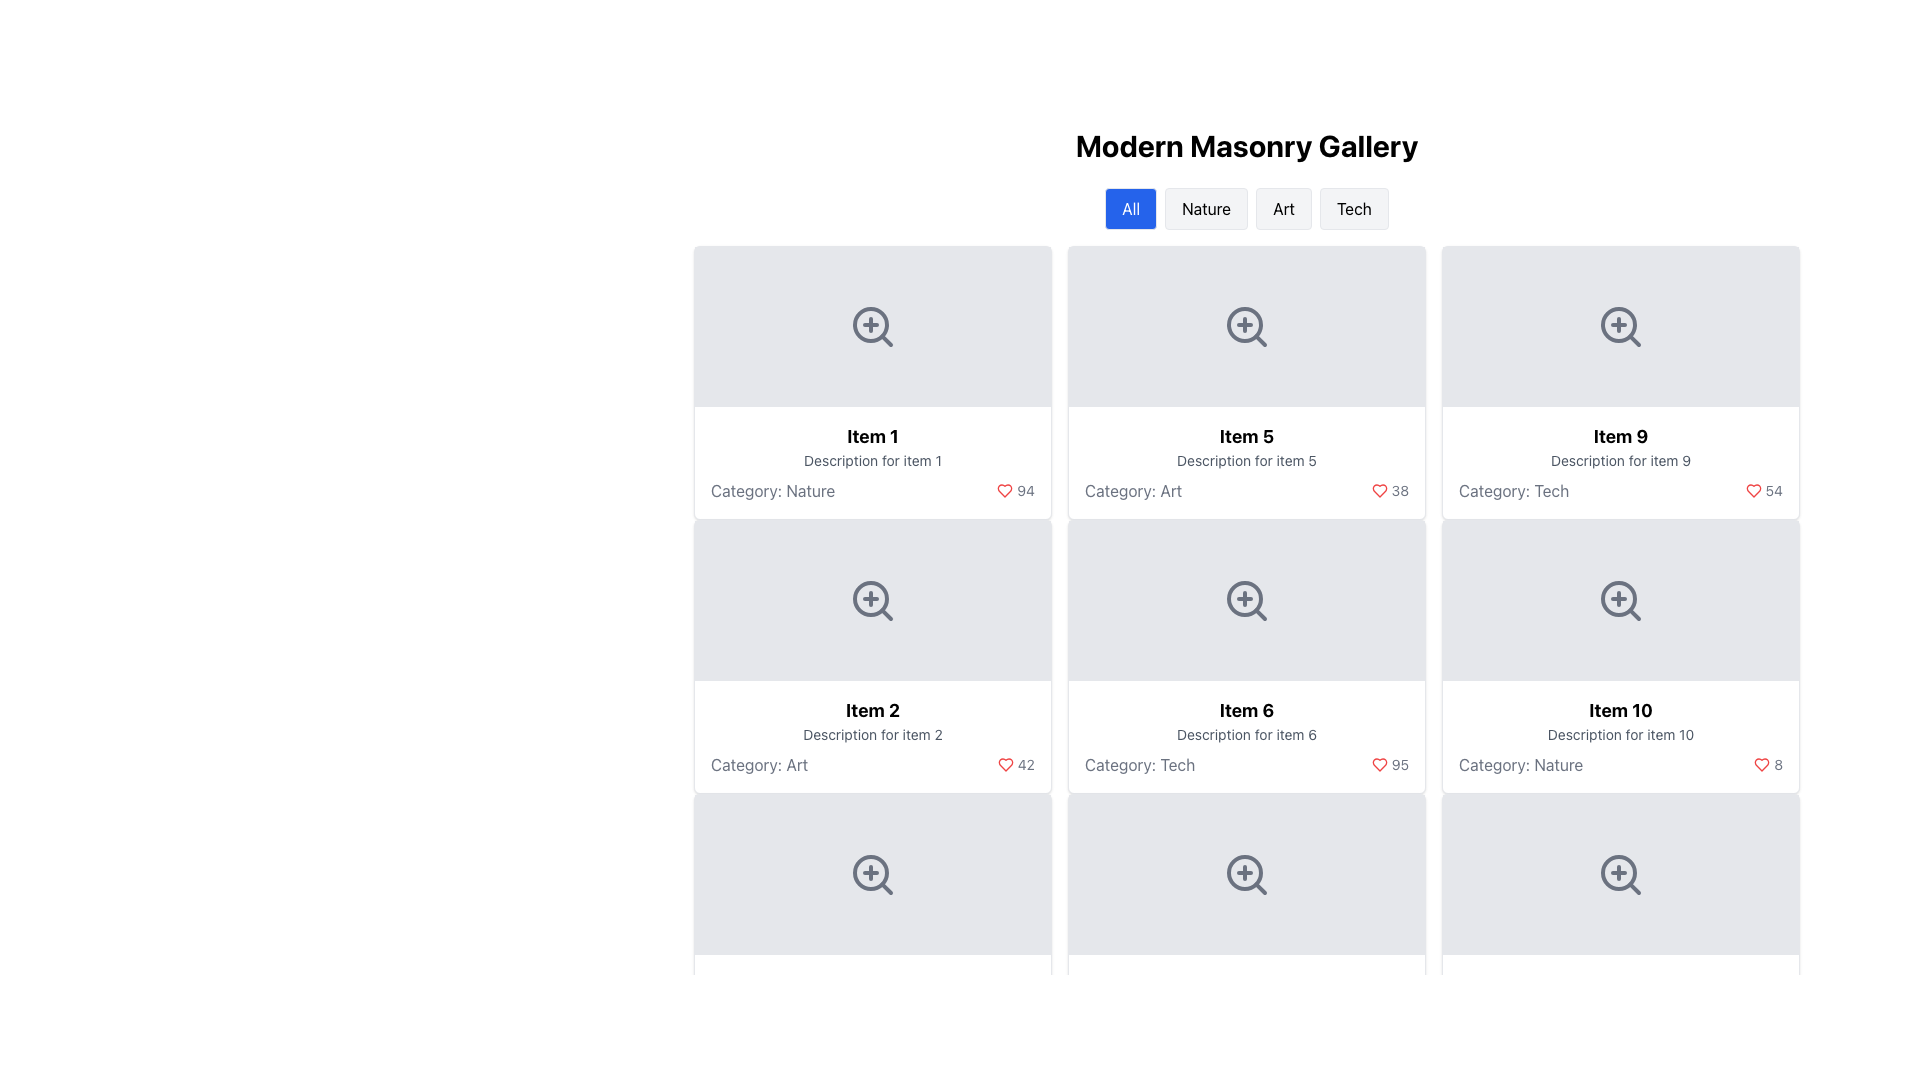 This screenshot has width=1920, height=1080. What do you see at coordinates (1634, 339) in the screenshot?
I see `the diagonal line segment within the magnifying glass icon located in the top-right corner of the card labeled 'Item 9'` at bounding box center [1634, 339].